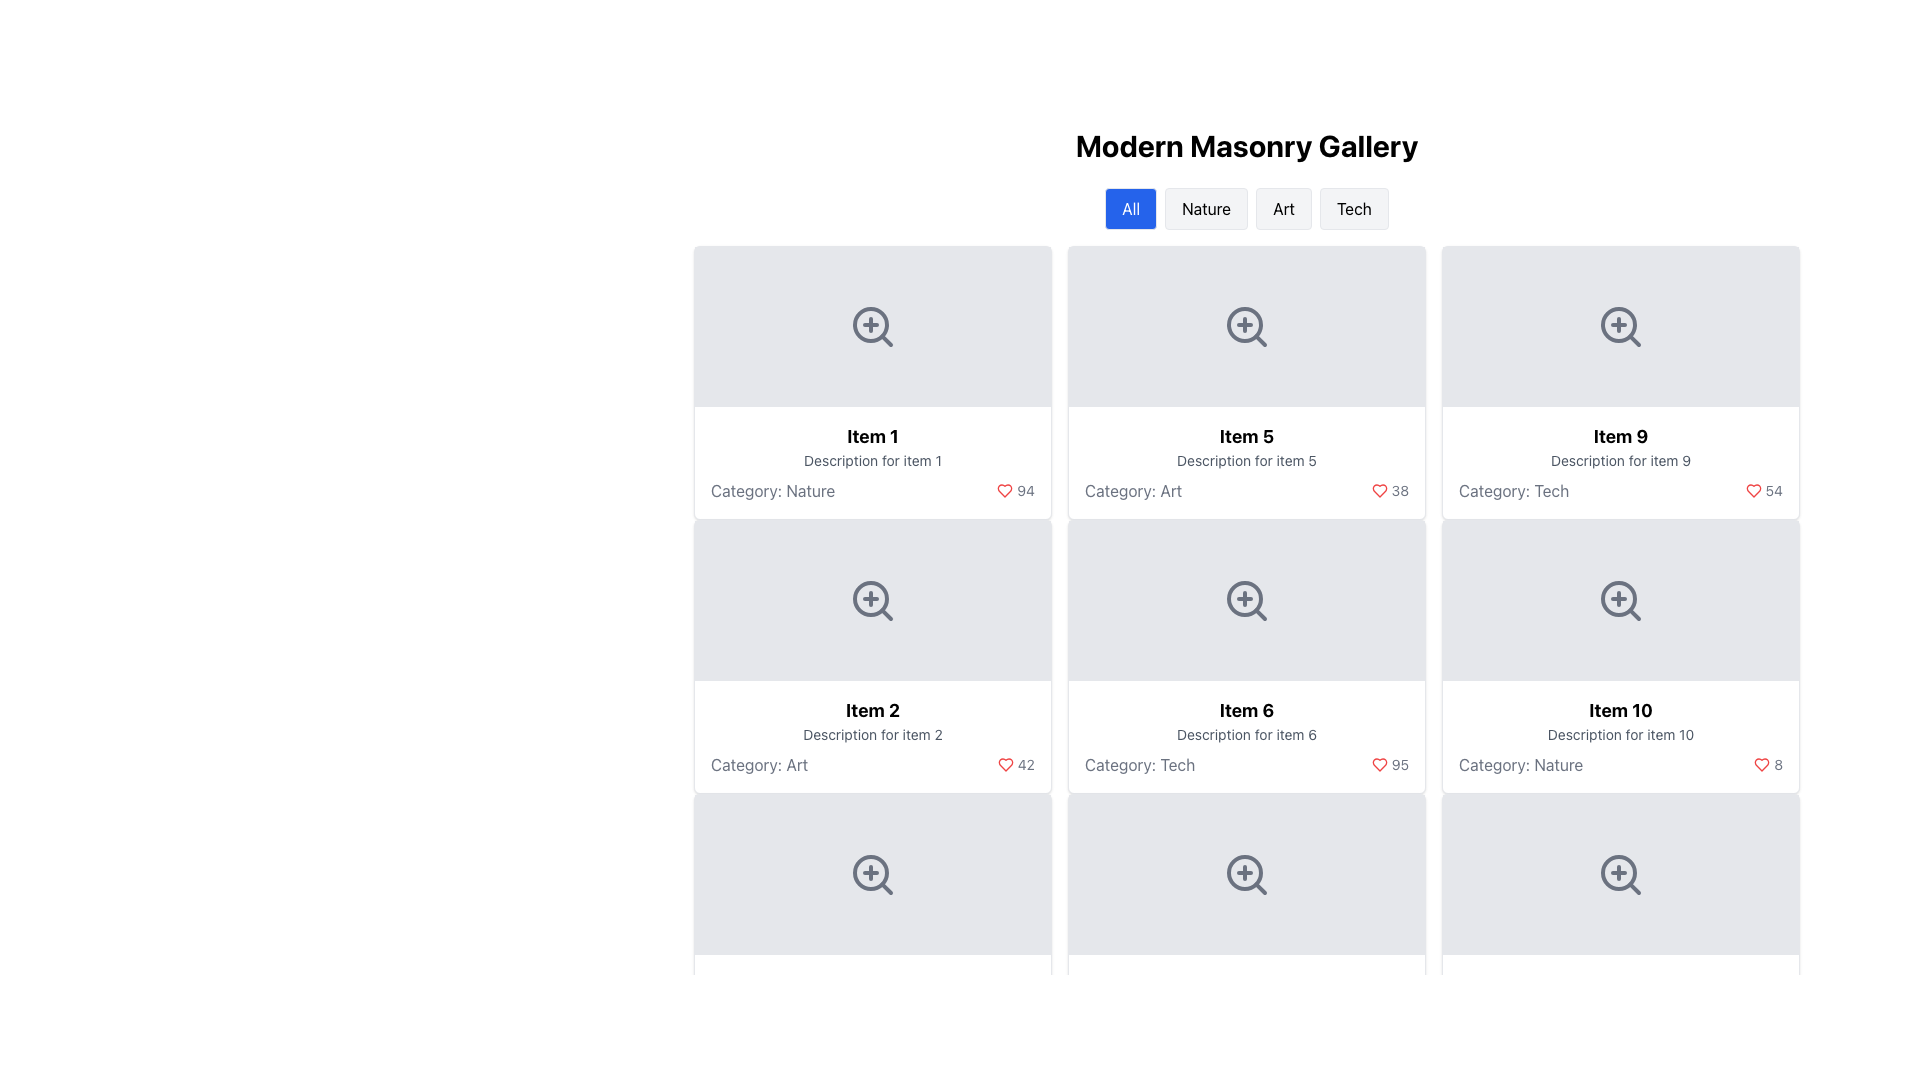 This screenshot has width=1920, height=1080. What do you see at coordinates (1634, 339) in the screenshot?
I see `the diagonal line segment within the magnifying glass icon located in the top-right corner of the card labeled 'Item 9'` at bounding box center [1634, 339].